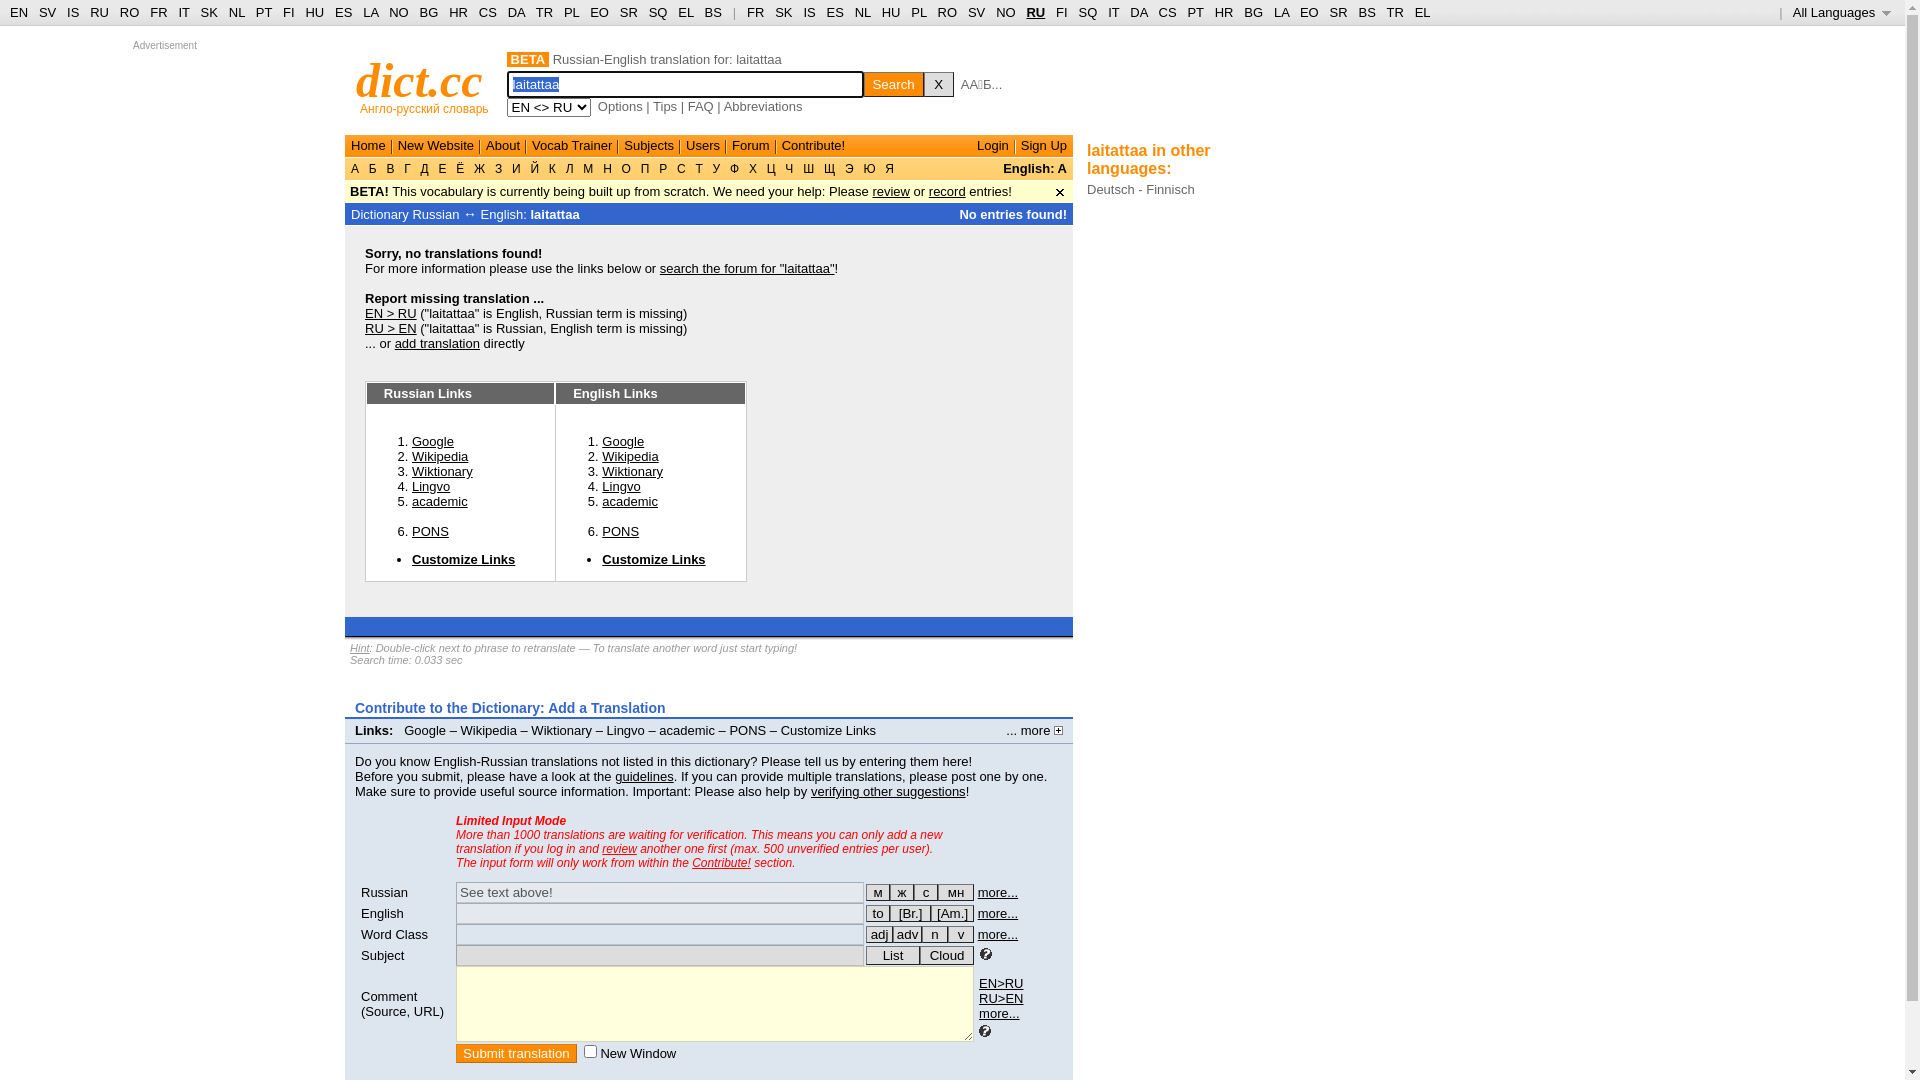 Image resolution: width=1920 pixels, height=1080 pixels. Describe the element at coordinates (600, 559) in the screenshot. I see `'Customize Links'` at that location.